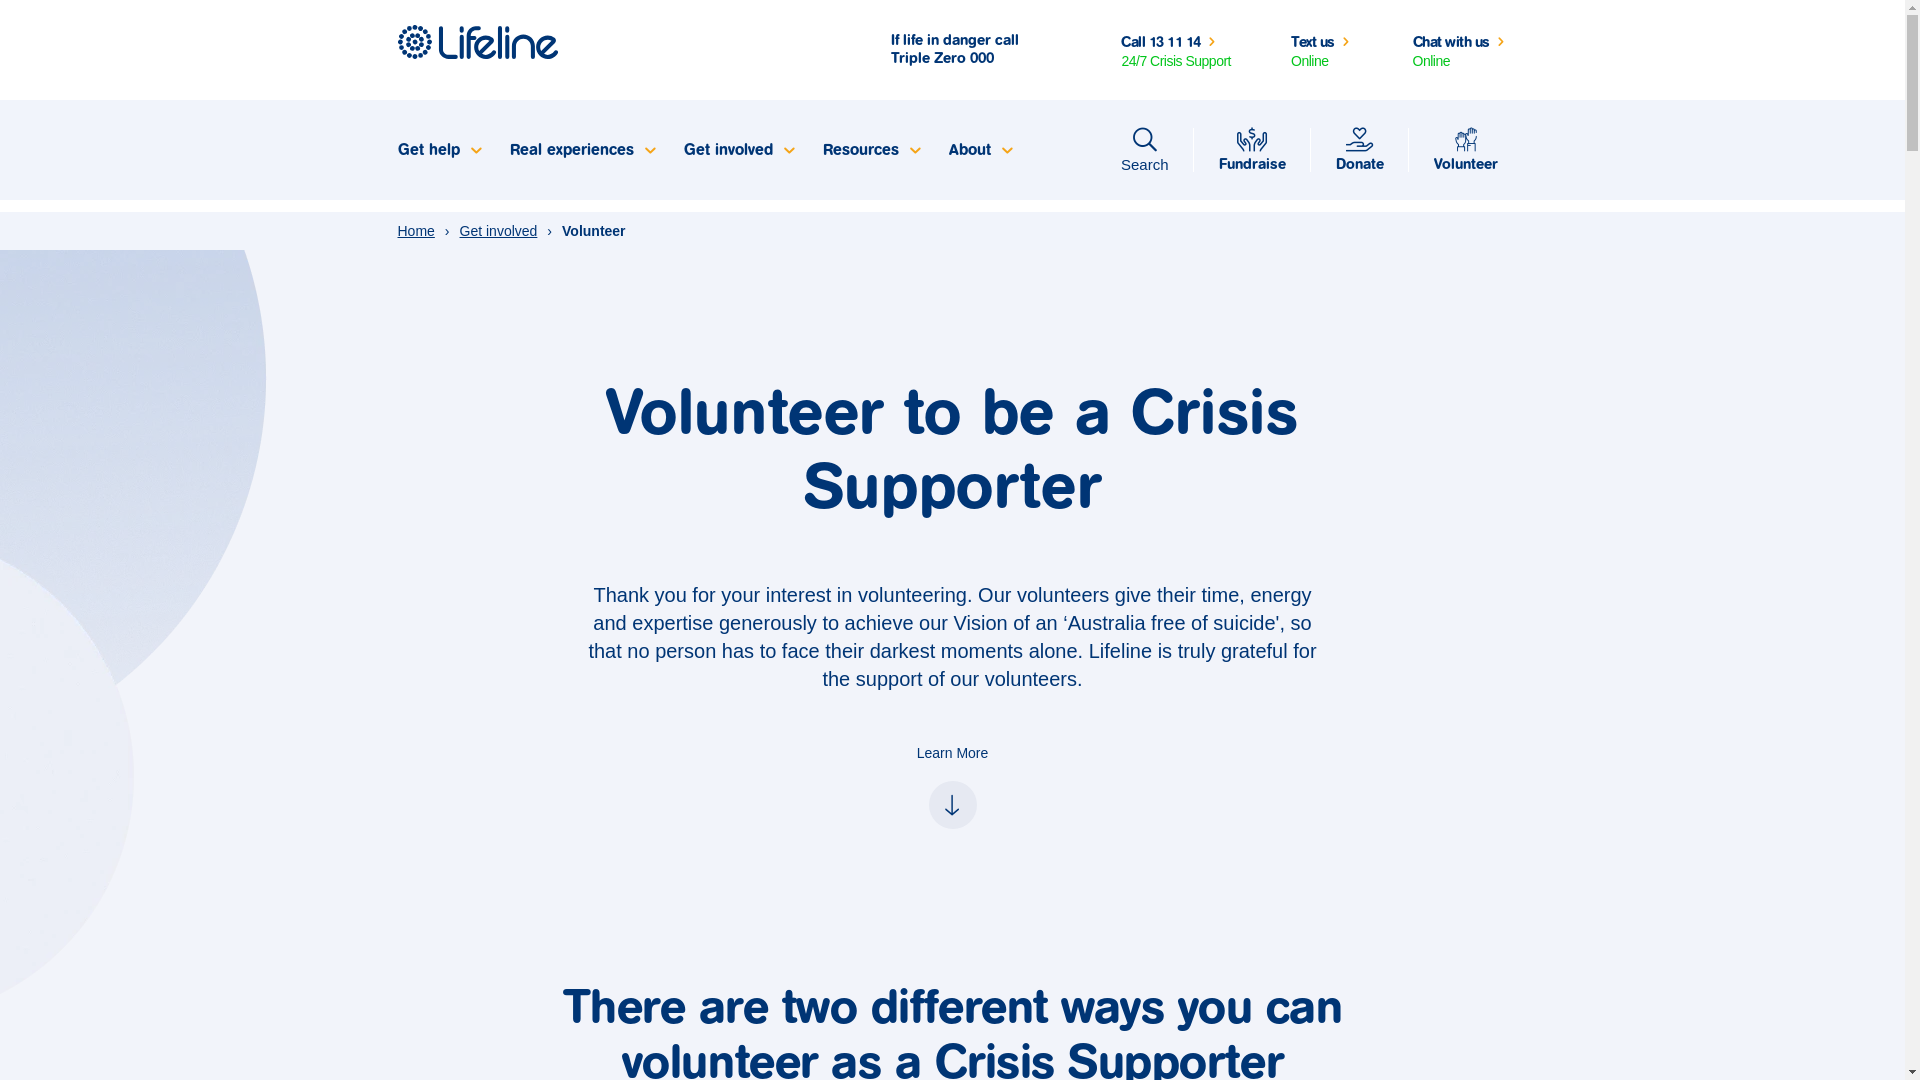  What do you see at coordinates (667, 149) in the screenshot?
I see `'Get involved'` at bounding box center [667, 149].